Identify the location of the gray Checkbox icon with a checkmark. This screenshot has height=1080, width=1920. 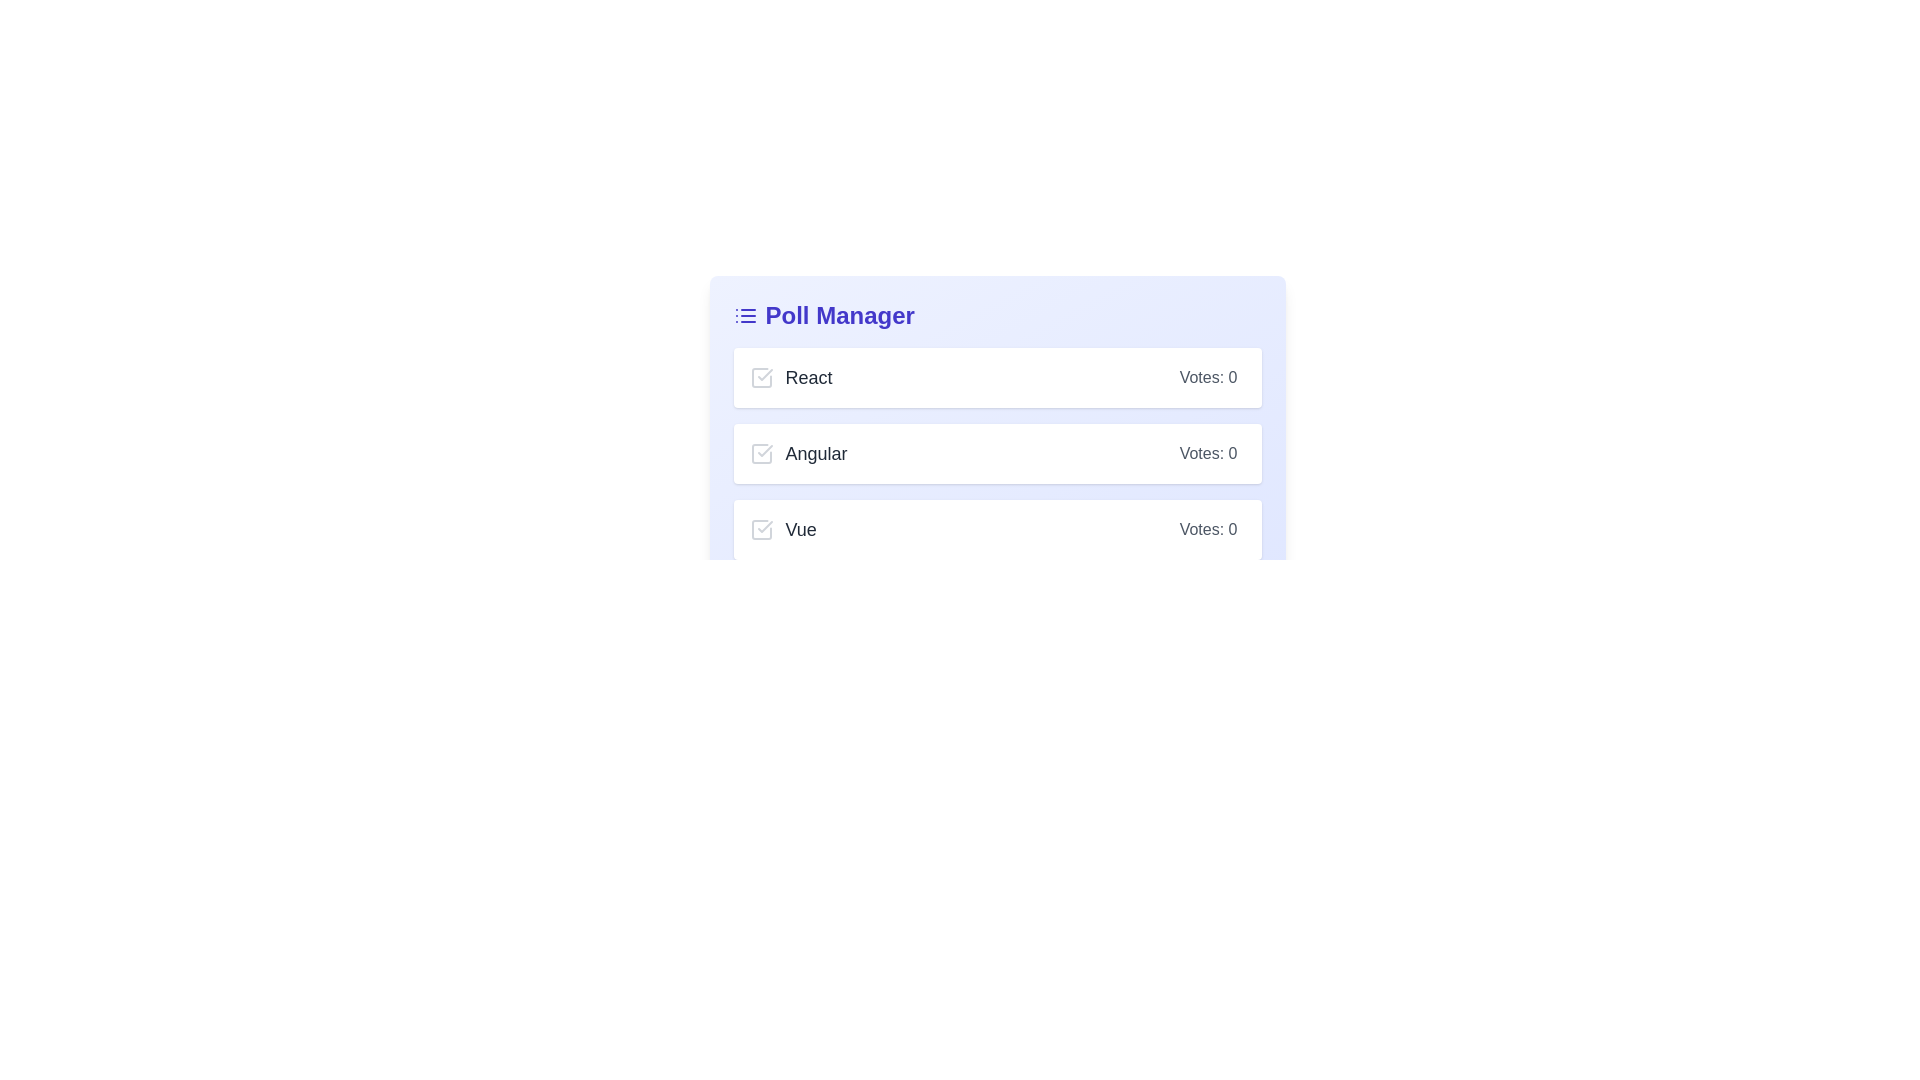
(760, 454).